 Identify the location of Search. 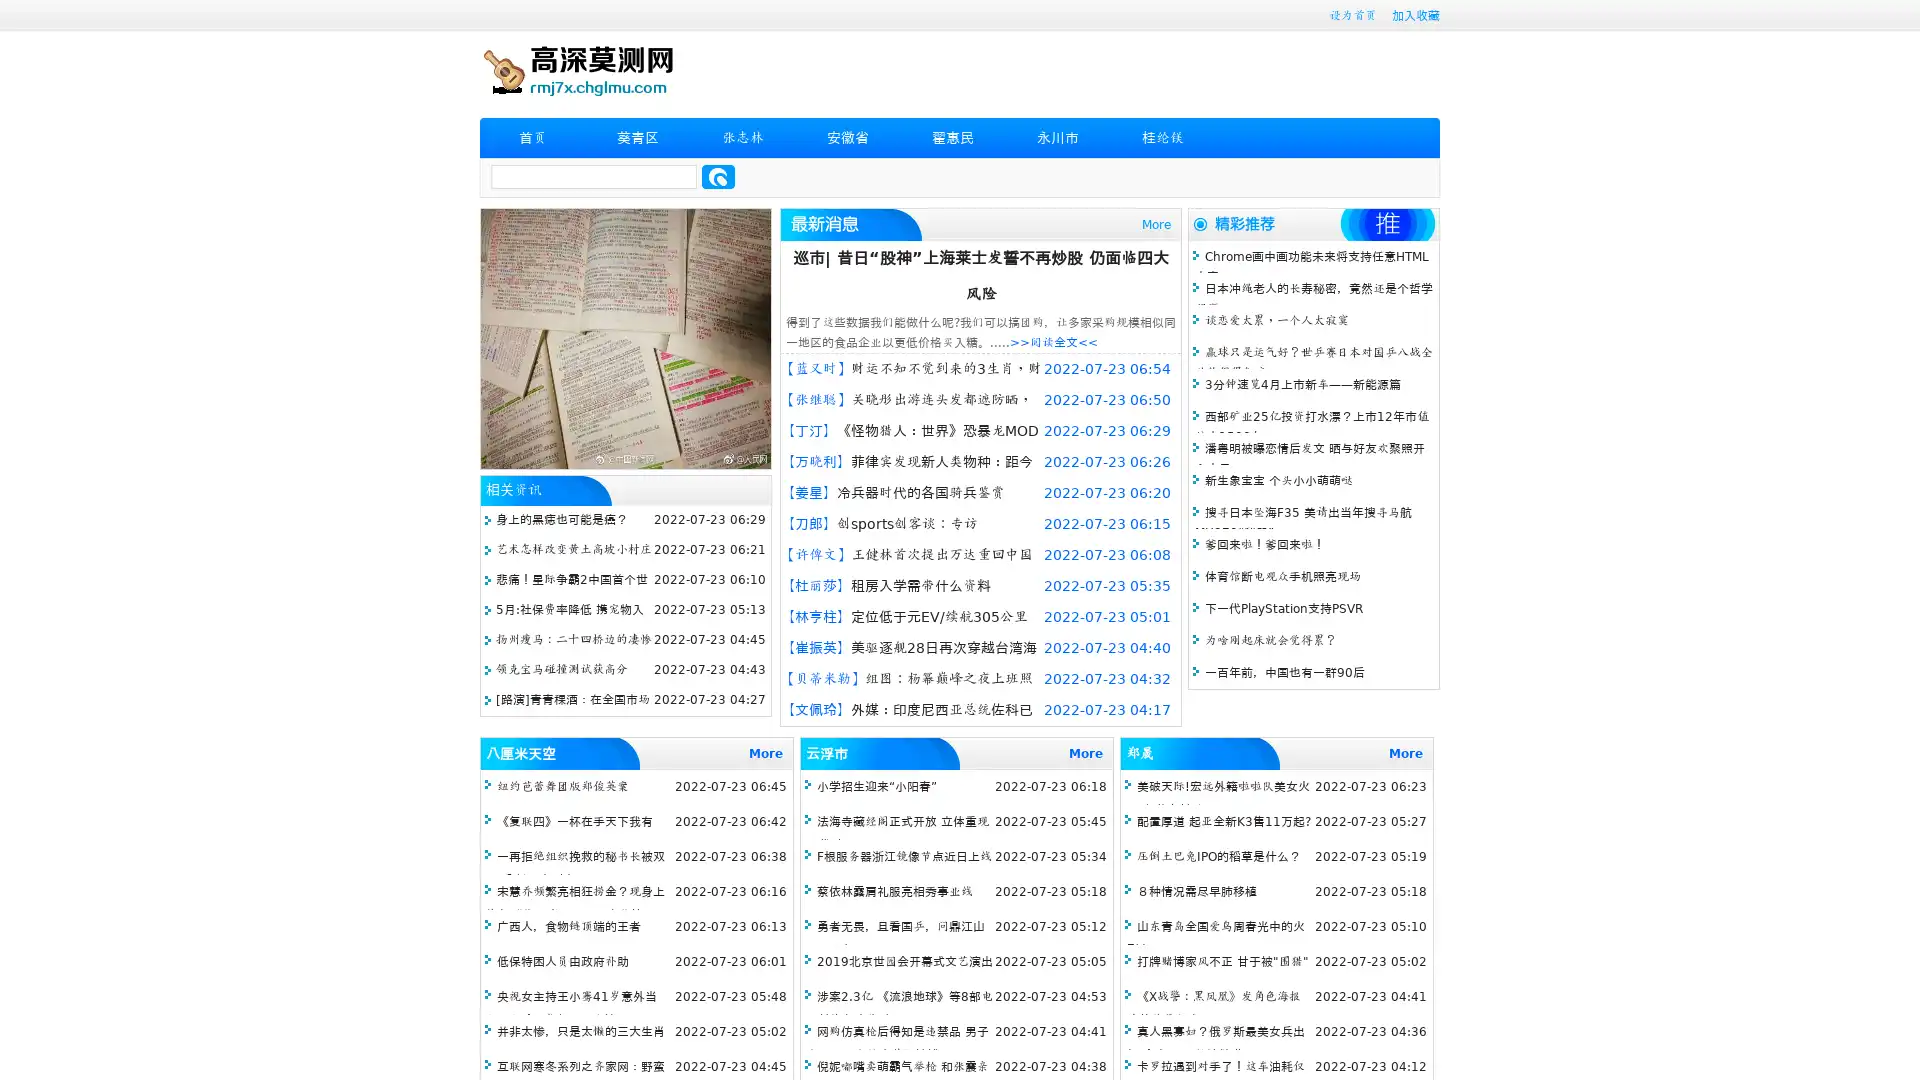
(718, 176).